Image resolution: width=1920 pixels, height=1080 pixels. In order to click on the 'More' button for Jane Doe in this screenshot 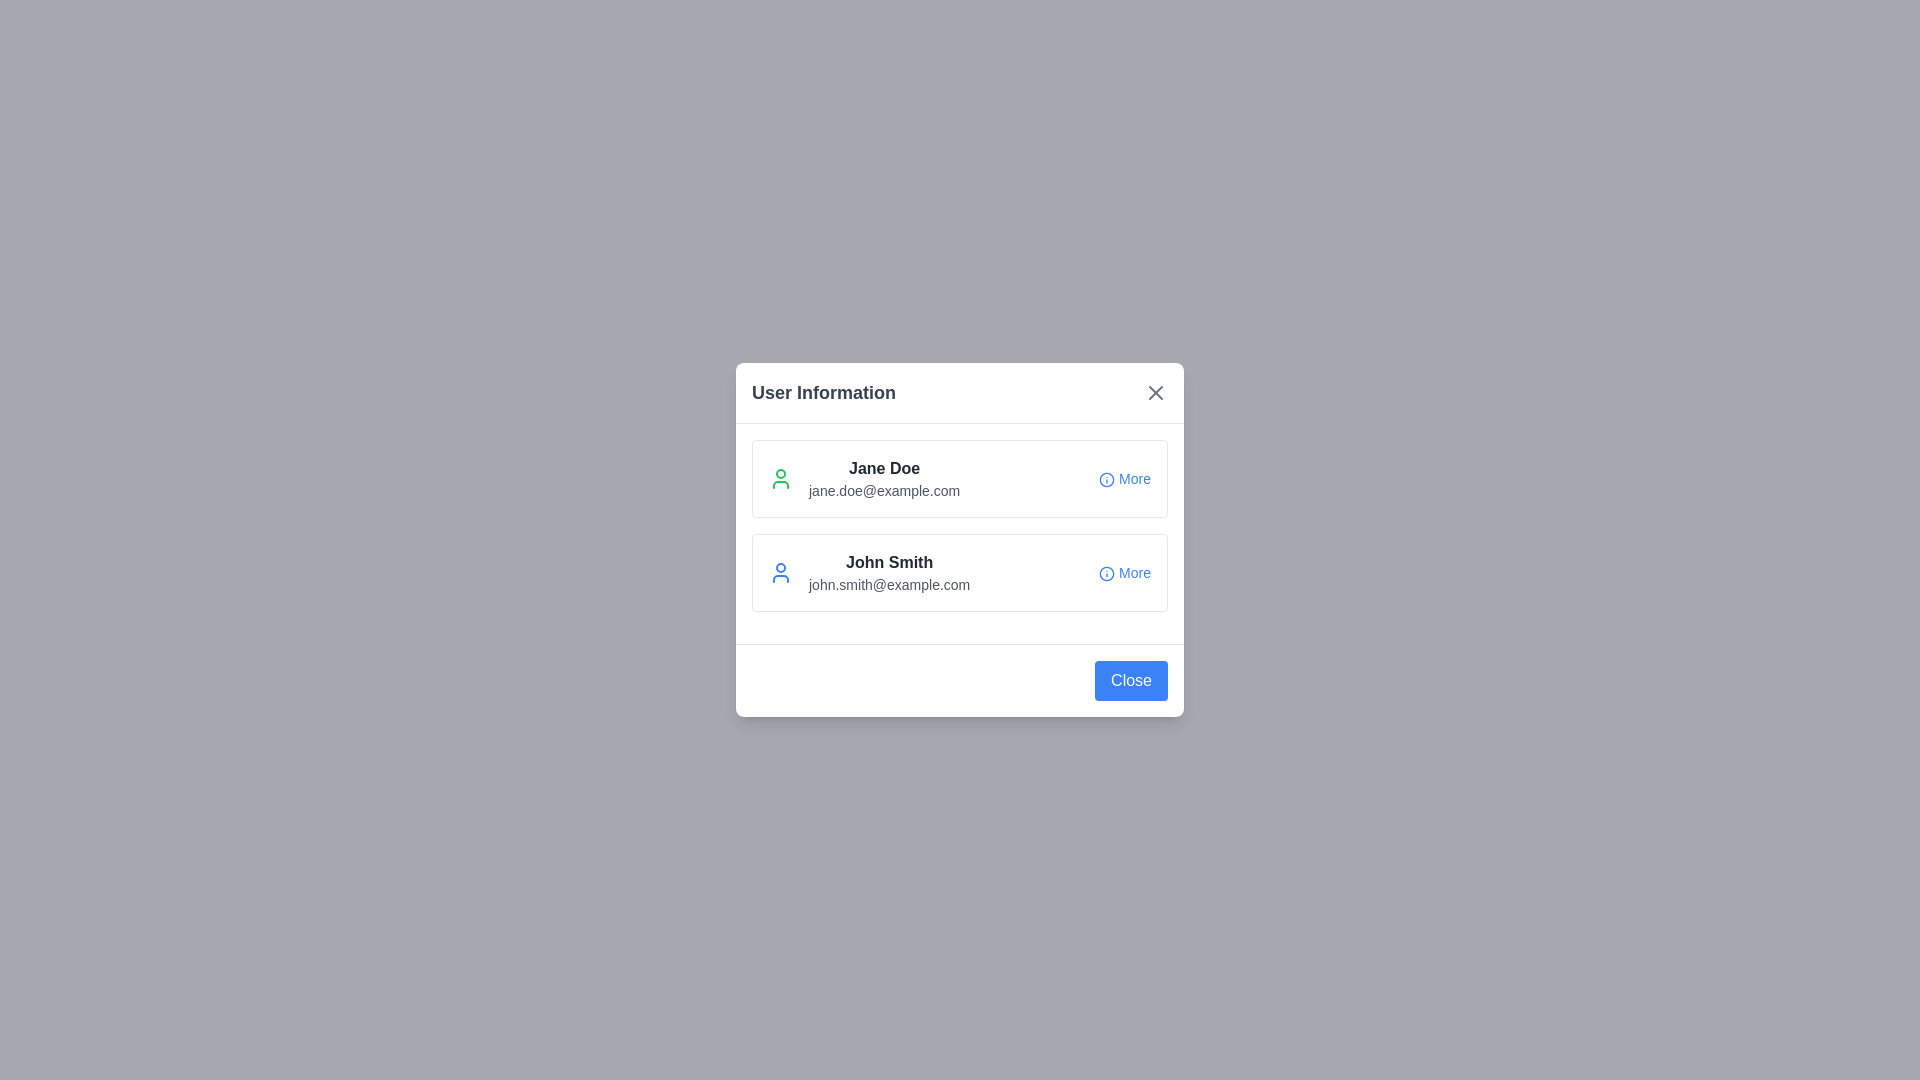, I will do `click(1124, 478)`.